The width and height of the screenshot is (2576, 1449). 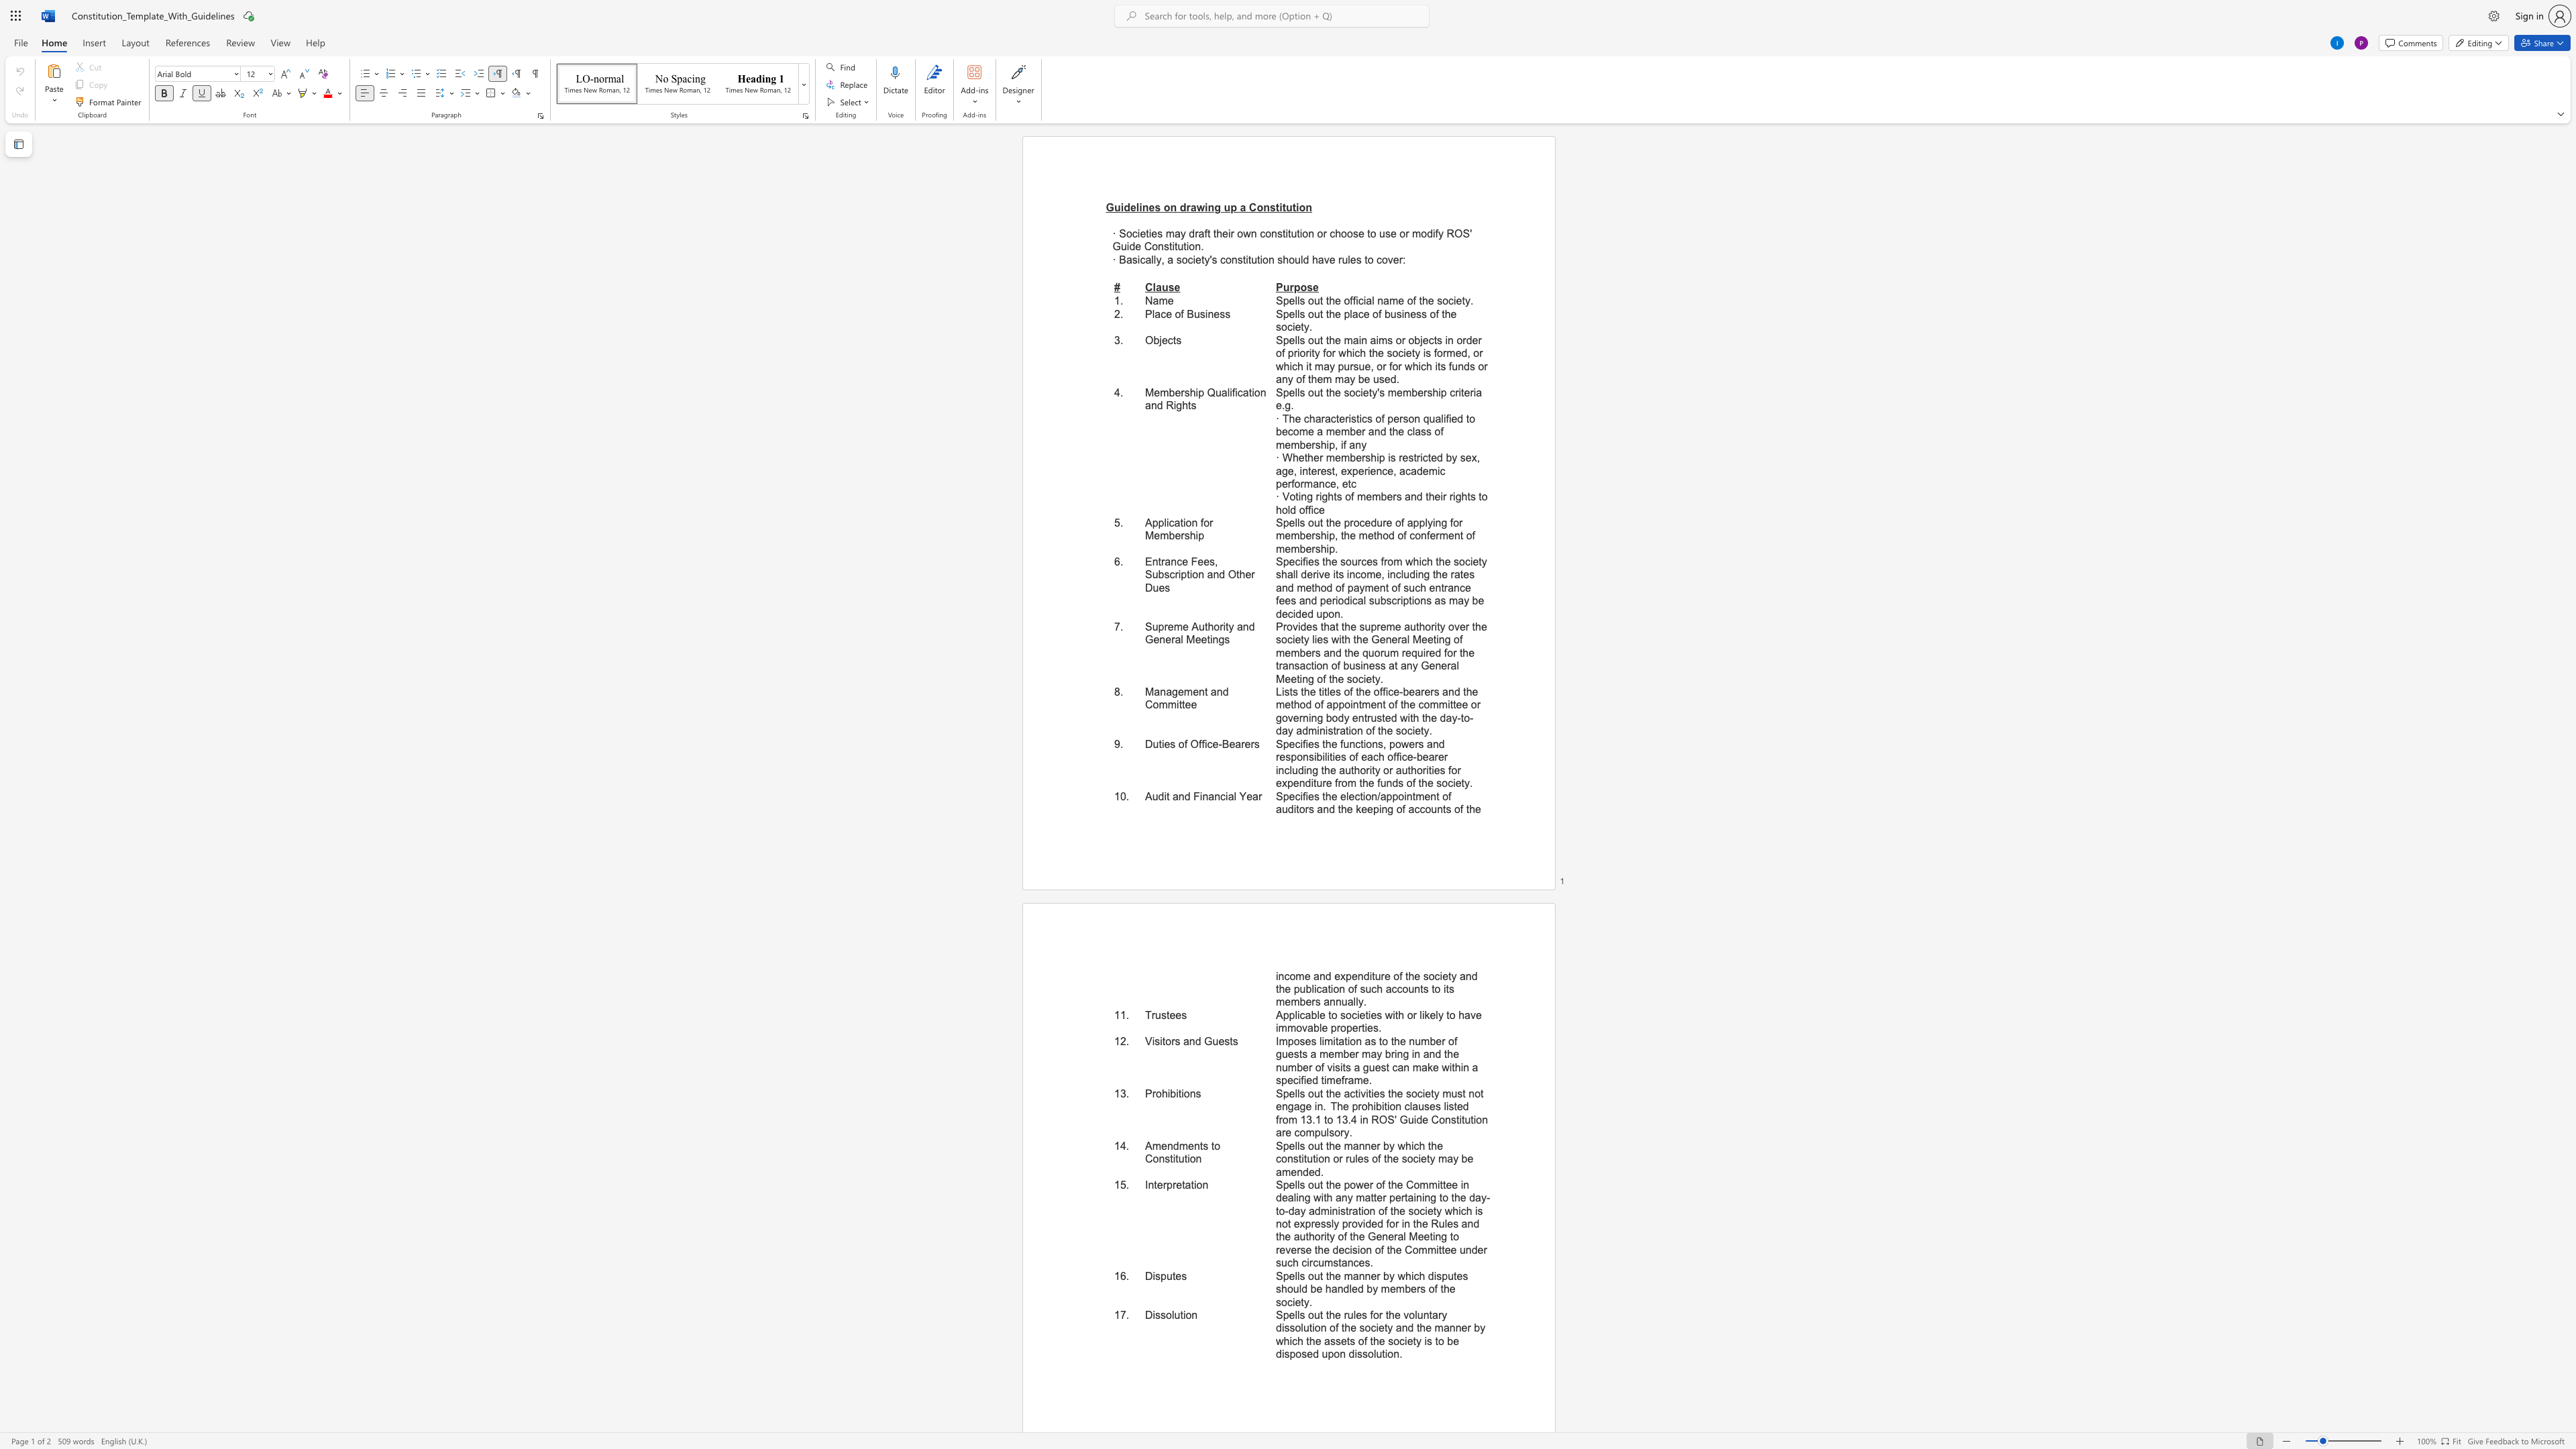 What do you see at coordinates (1275, 1027) in the screenshot?
I see `the subset text "immo" within the text "Applicable to societies with or likely to have immovable properties."` at bounding box center [1275, 1027].